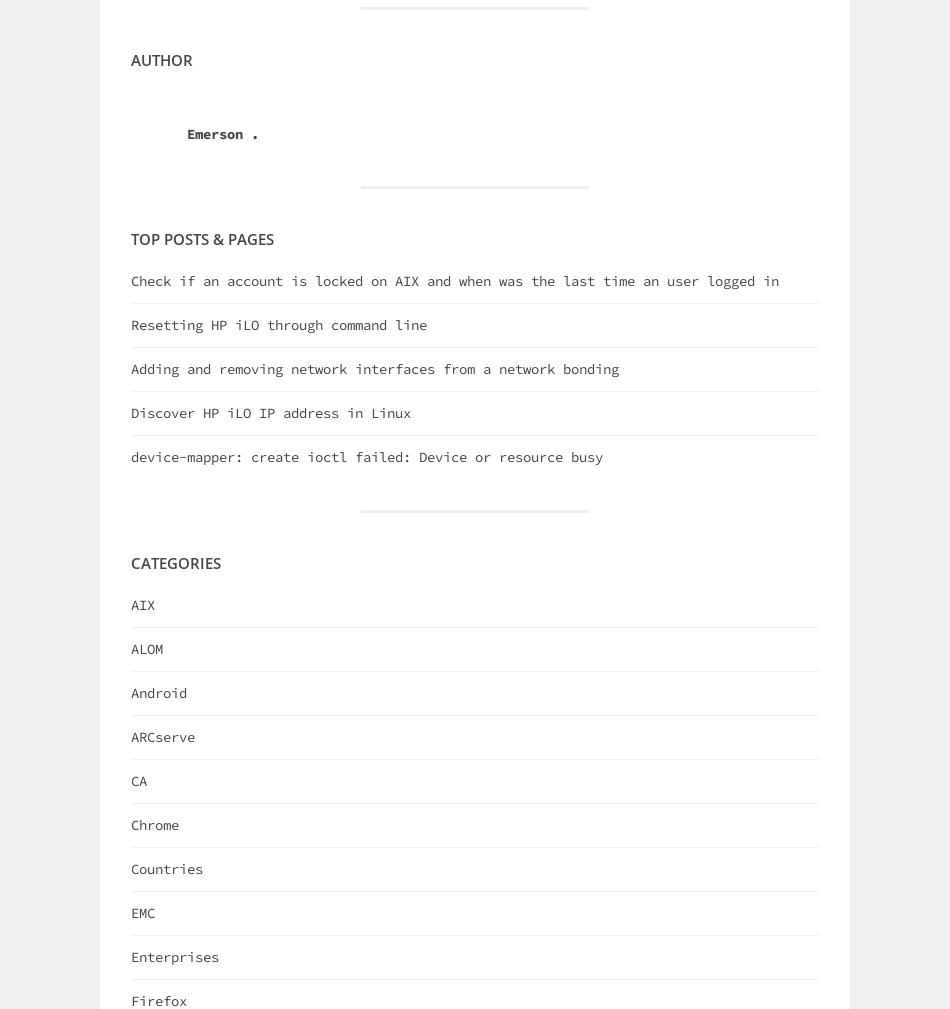 This screenshot has height=1009, width=950. I want to click on 'Categories', so click(176, 562).